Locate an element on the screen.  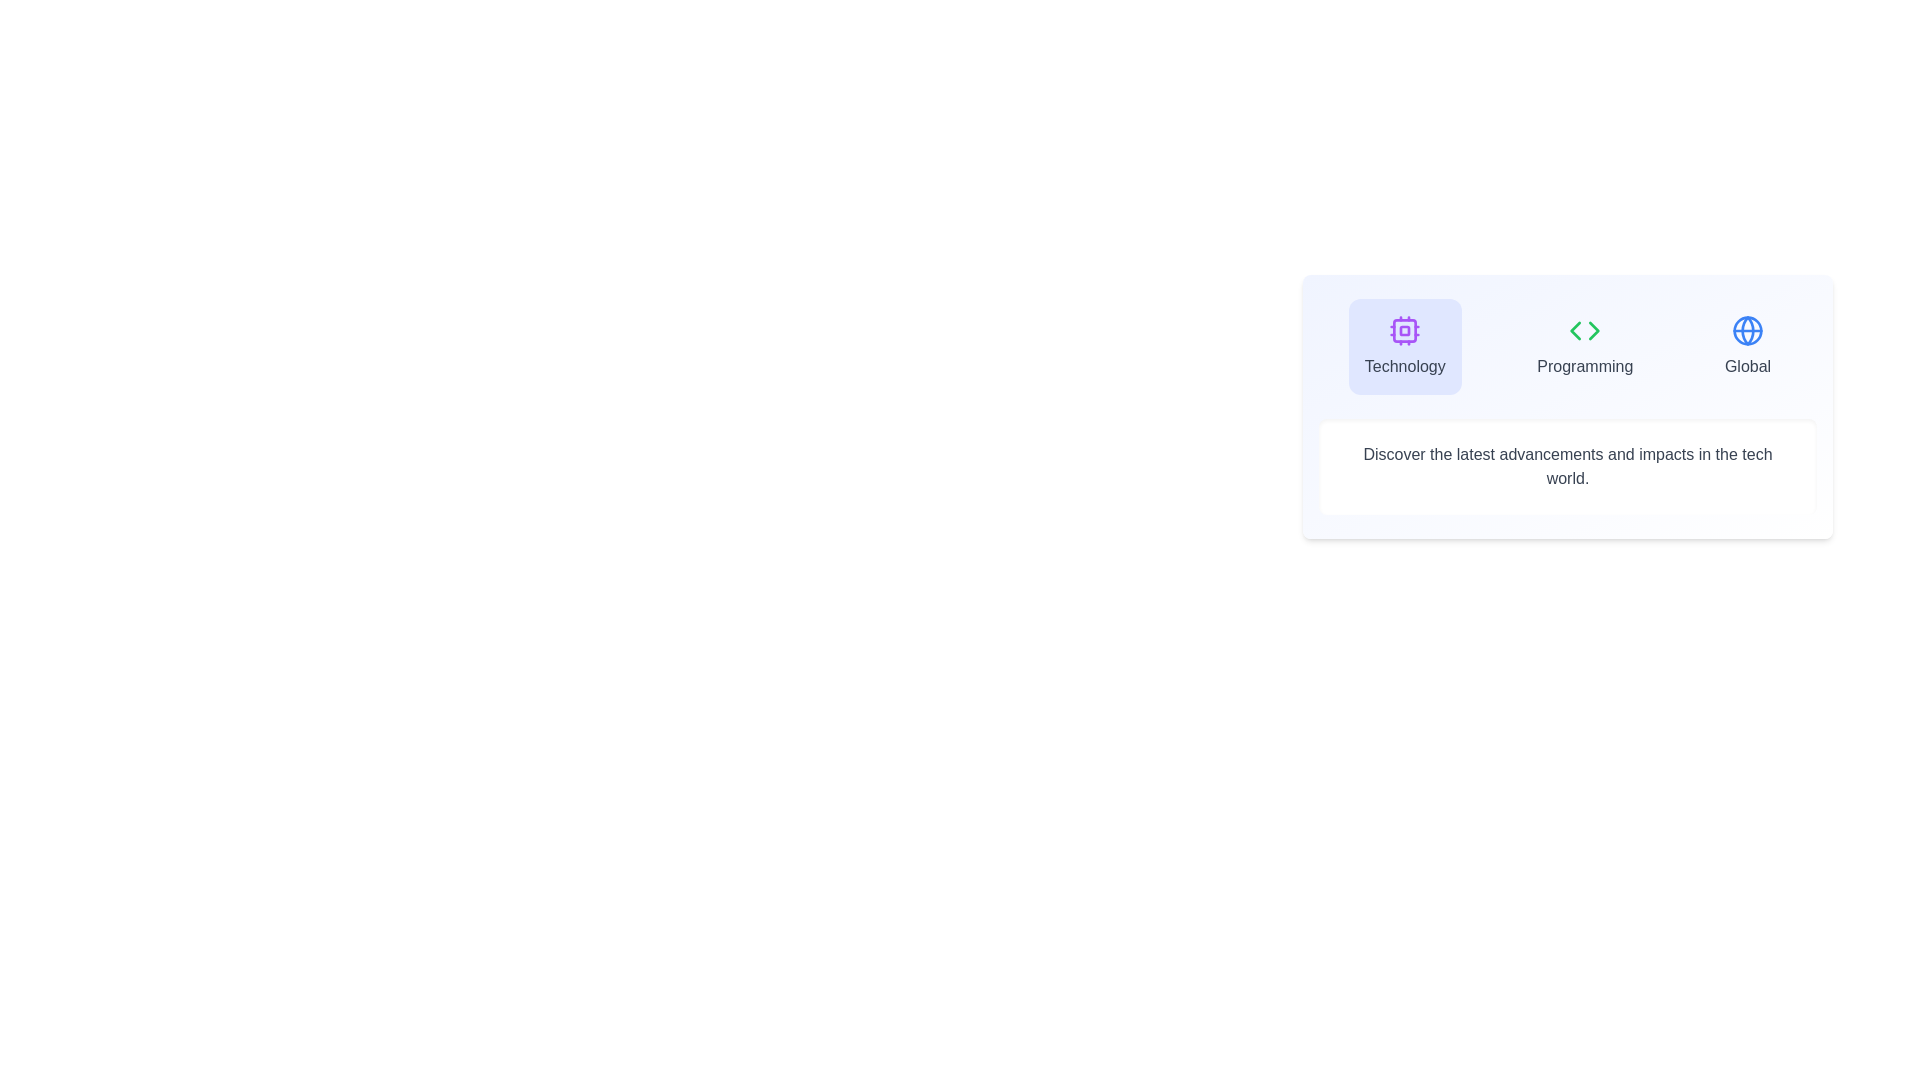
the tab labeled Programming to view its content is located at coordinates (1584, 346).